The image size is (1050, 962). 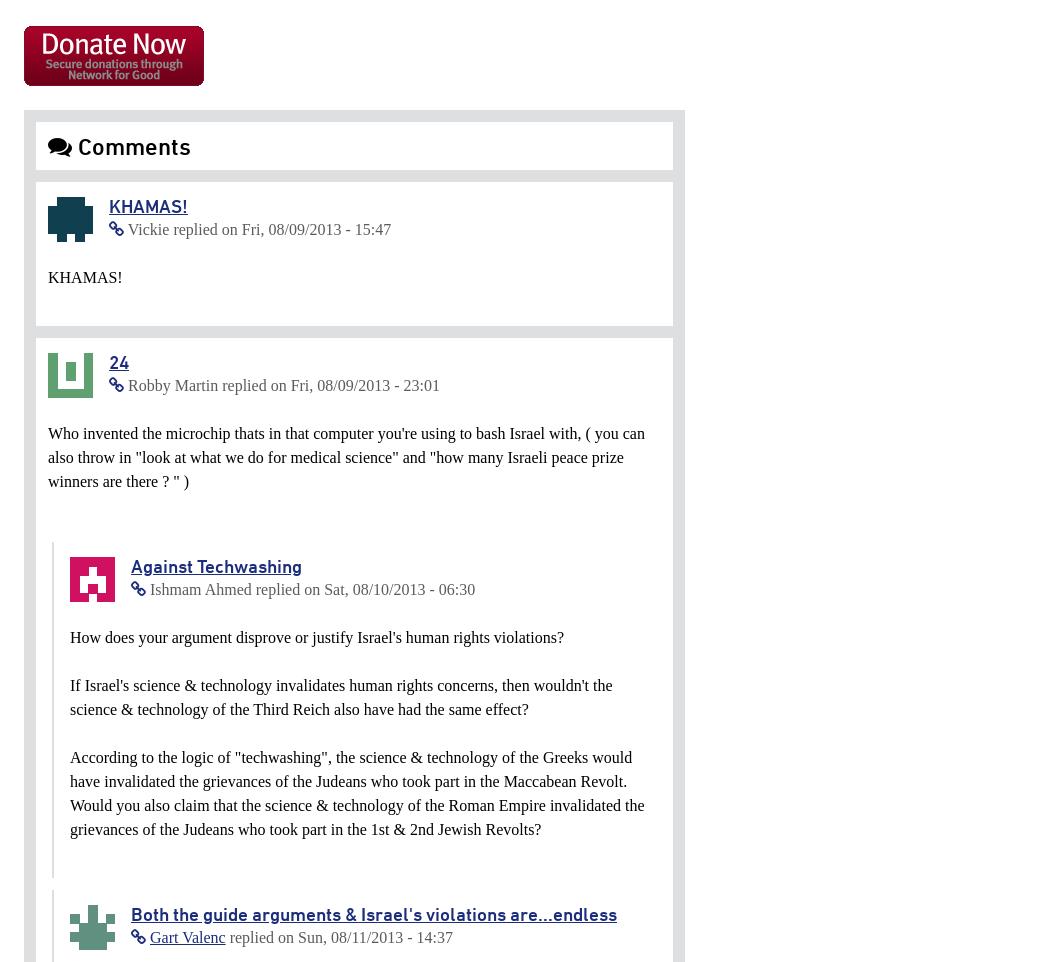 I want to click on '24', so click(x=117, y=362).